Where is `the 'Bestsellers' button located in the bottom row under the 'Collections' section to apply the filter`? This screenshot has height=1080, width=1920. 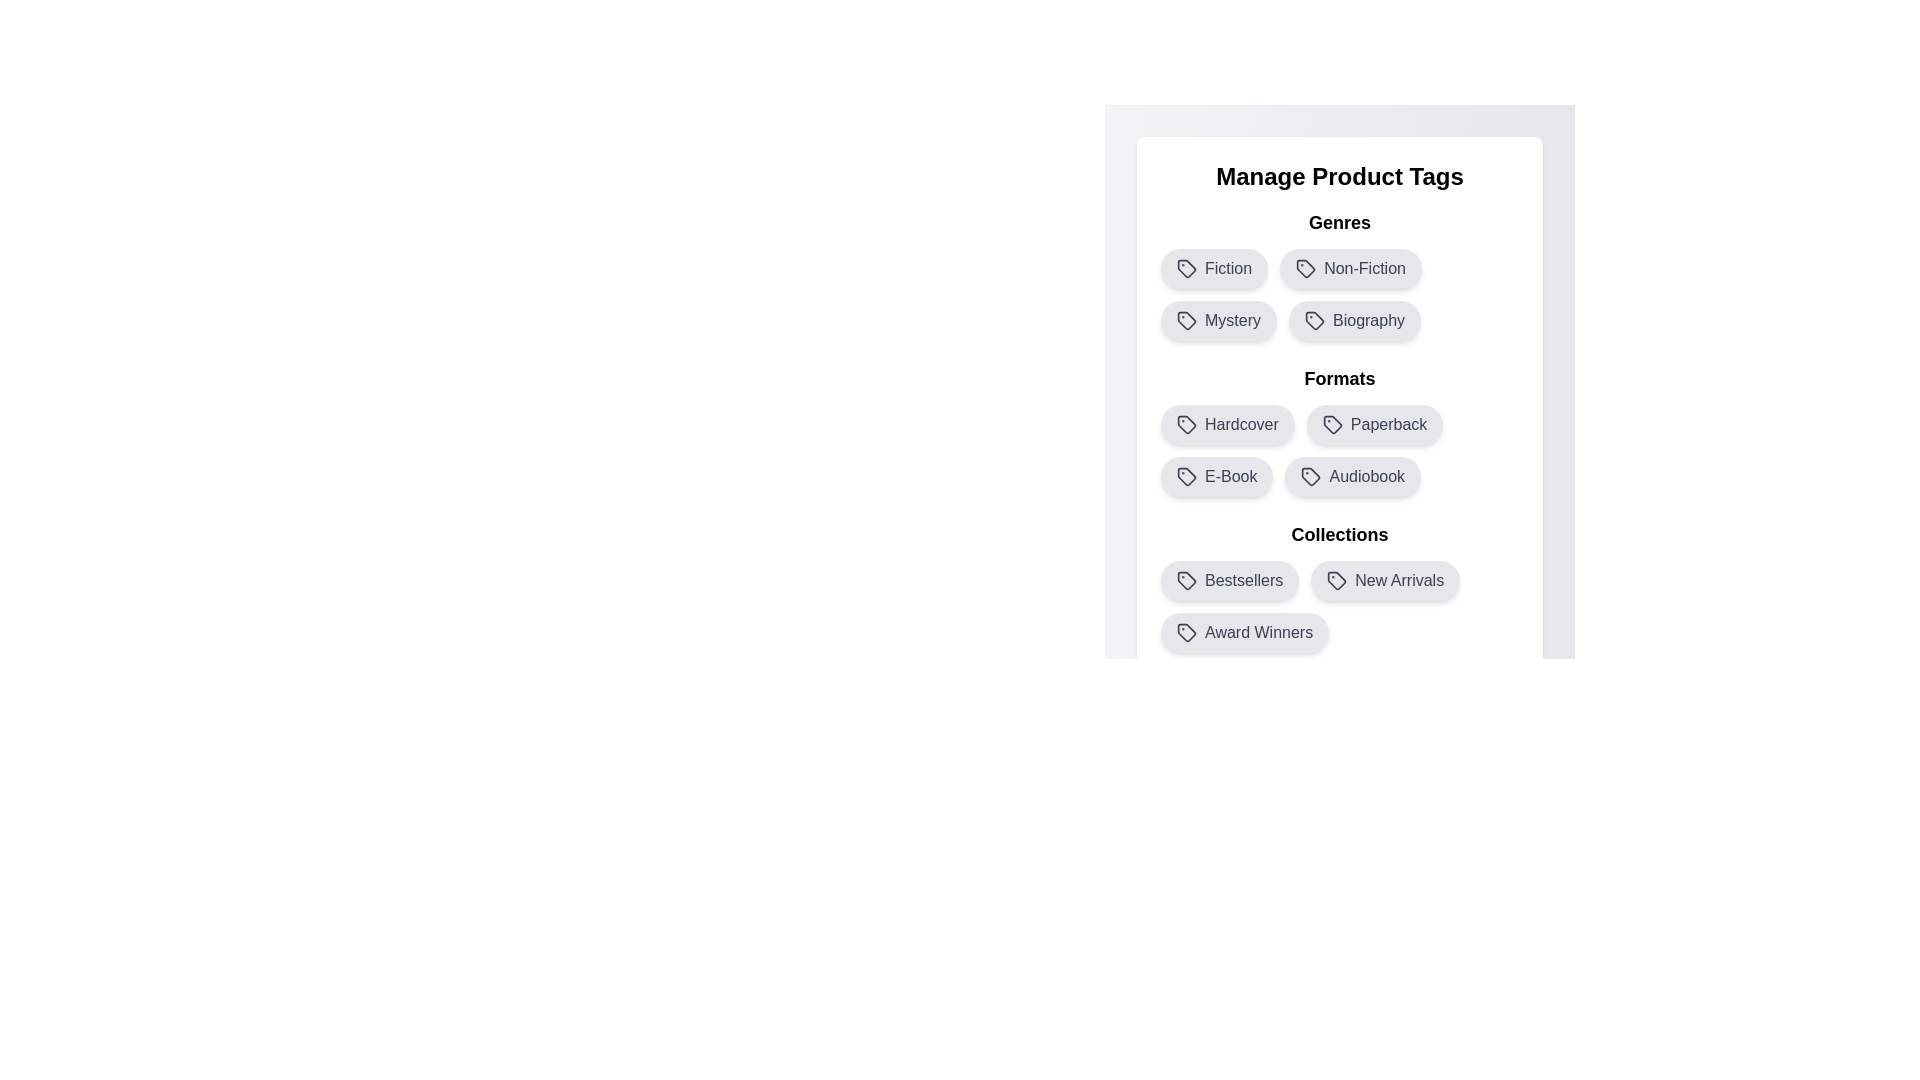 the 'Bestsellers' button located in the bottom row under the 'Collections' section to apply the filter is located at coordinates (1229, 581).